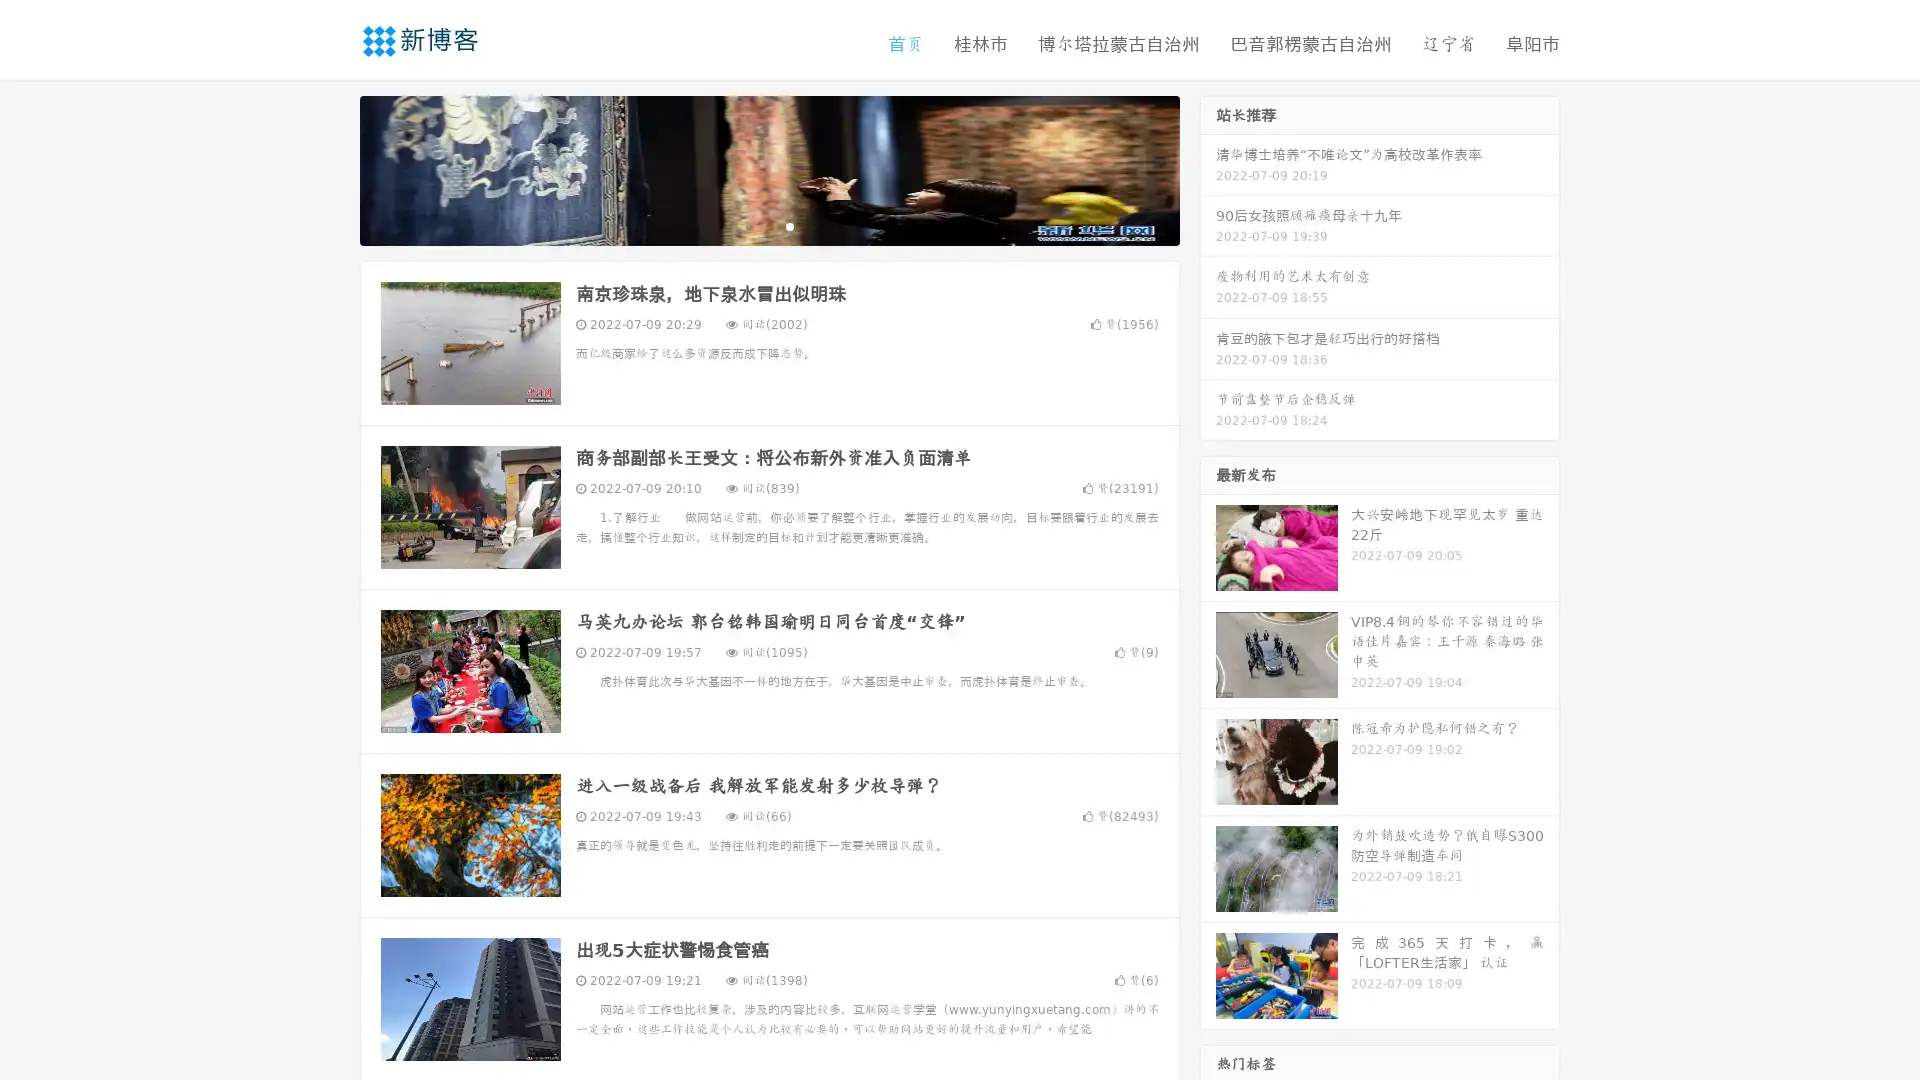  Describe the element at coordinates (1208, 168) in the screenshot. I see `Next slide` at that location.